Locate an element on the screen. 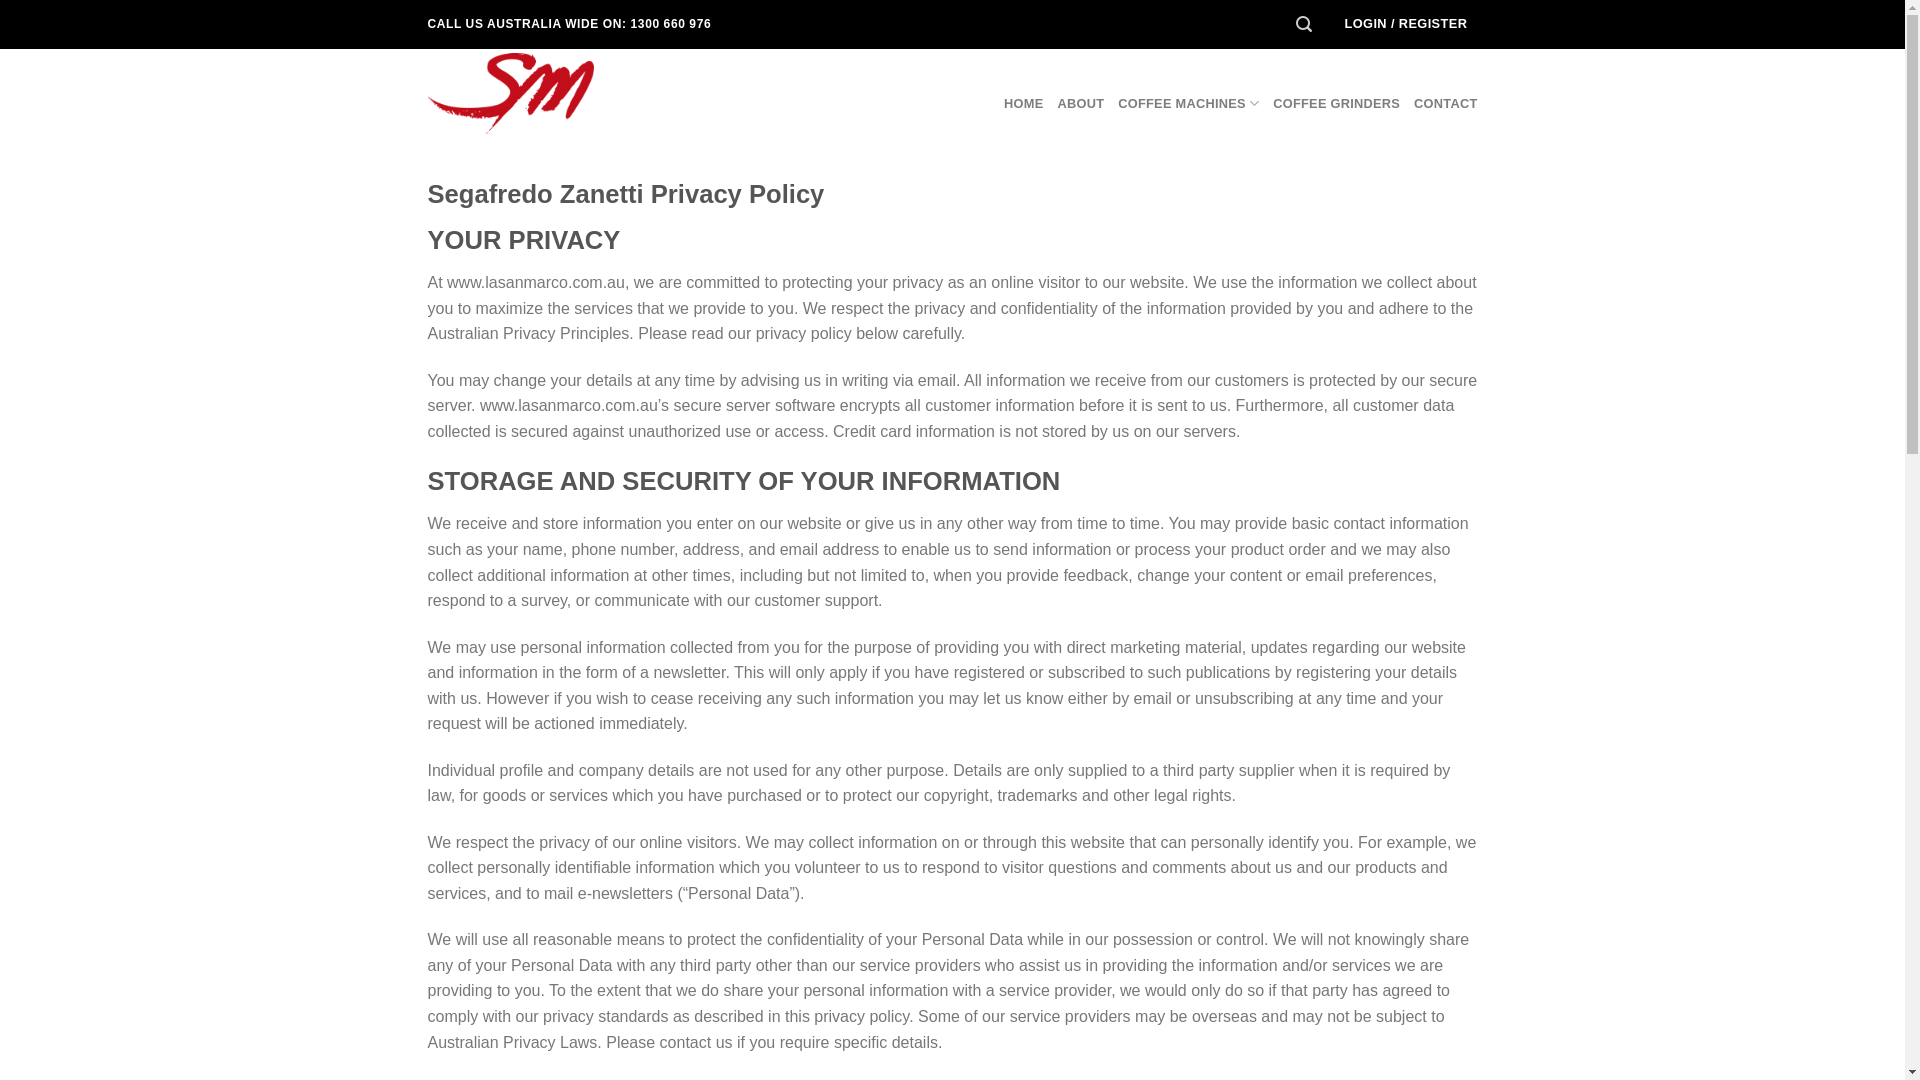 This screenshot has height=1080, width=1920. 'HOME' is located at coordinates (1003, 104).